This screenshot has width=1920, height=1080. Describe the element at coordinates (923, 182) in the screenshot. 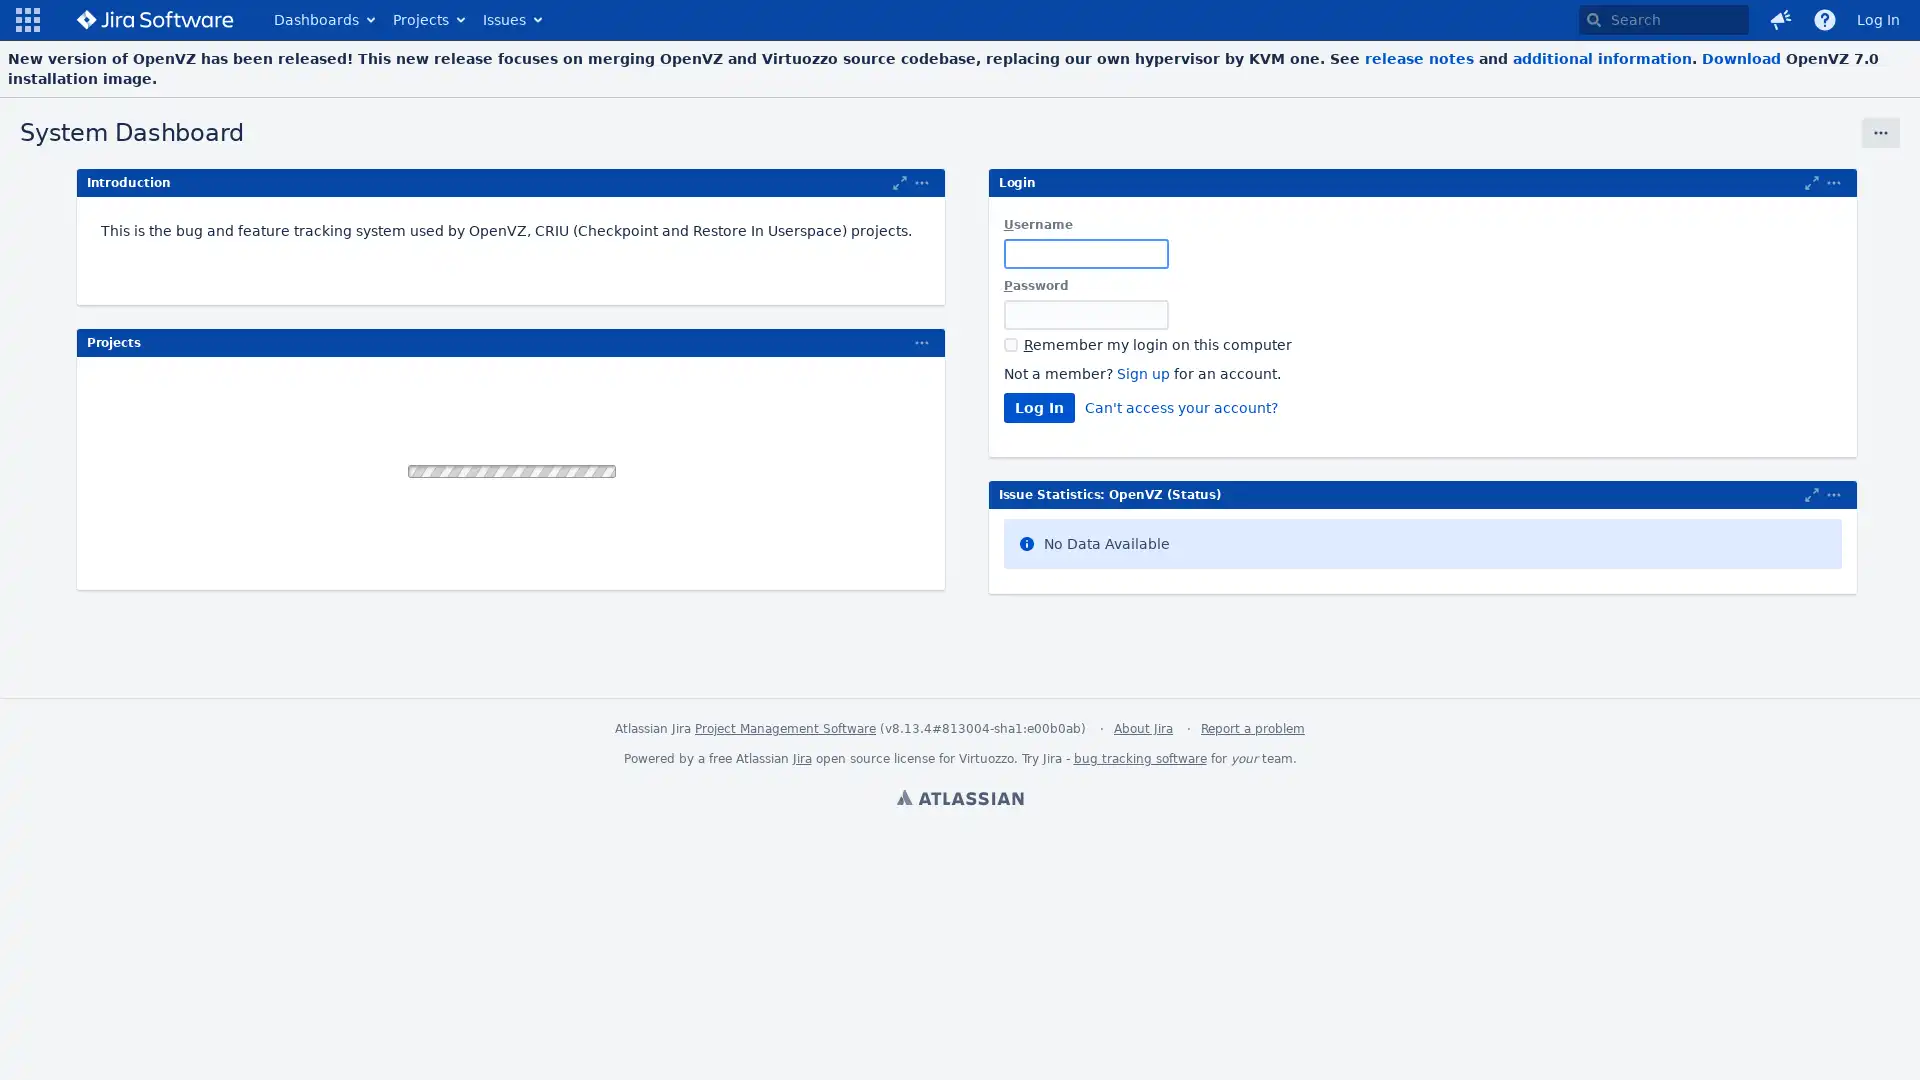

I see `Expand` at that location.